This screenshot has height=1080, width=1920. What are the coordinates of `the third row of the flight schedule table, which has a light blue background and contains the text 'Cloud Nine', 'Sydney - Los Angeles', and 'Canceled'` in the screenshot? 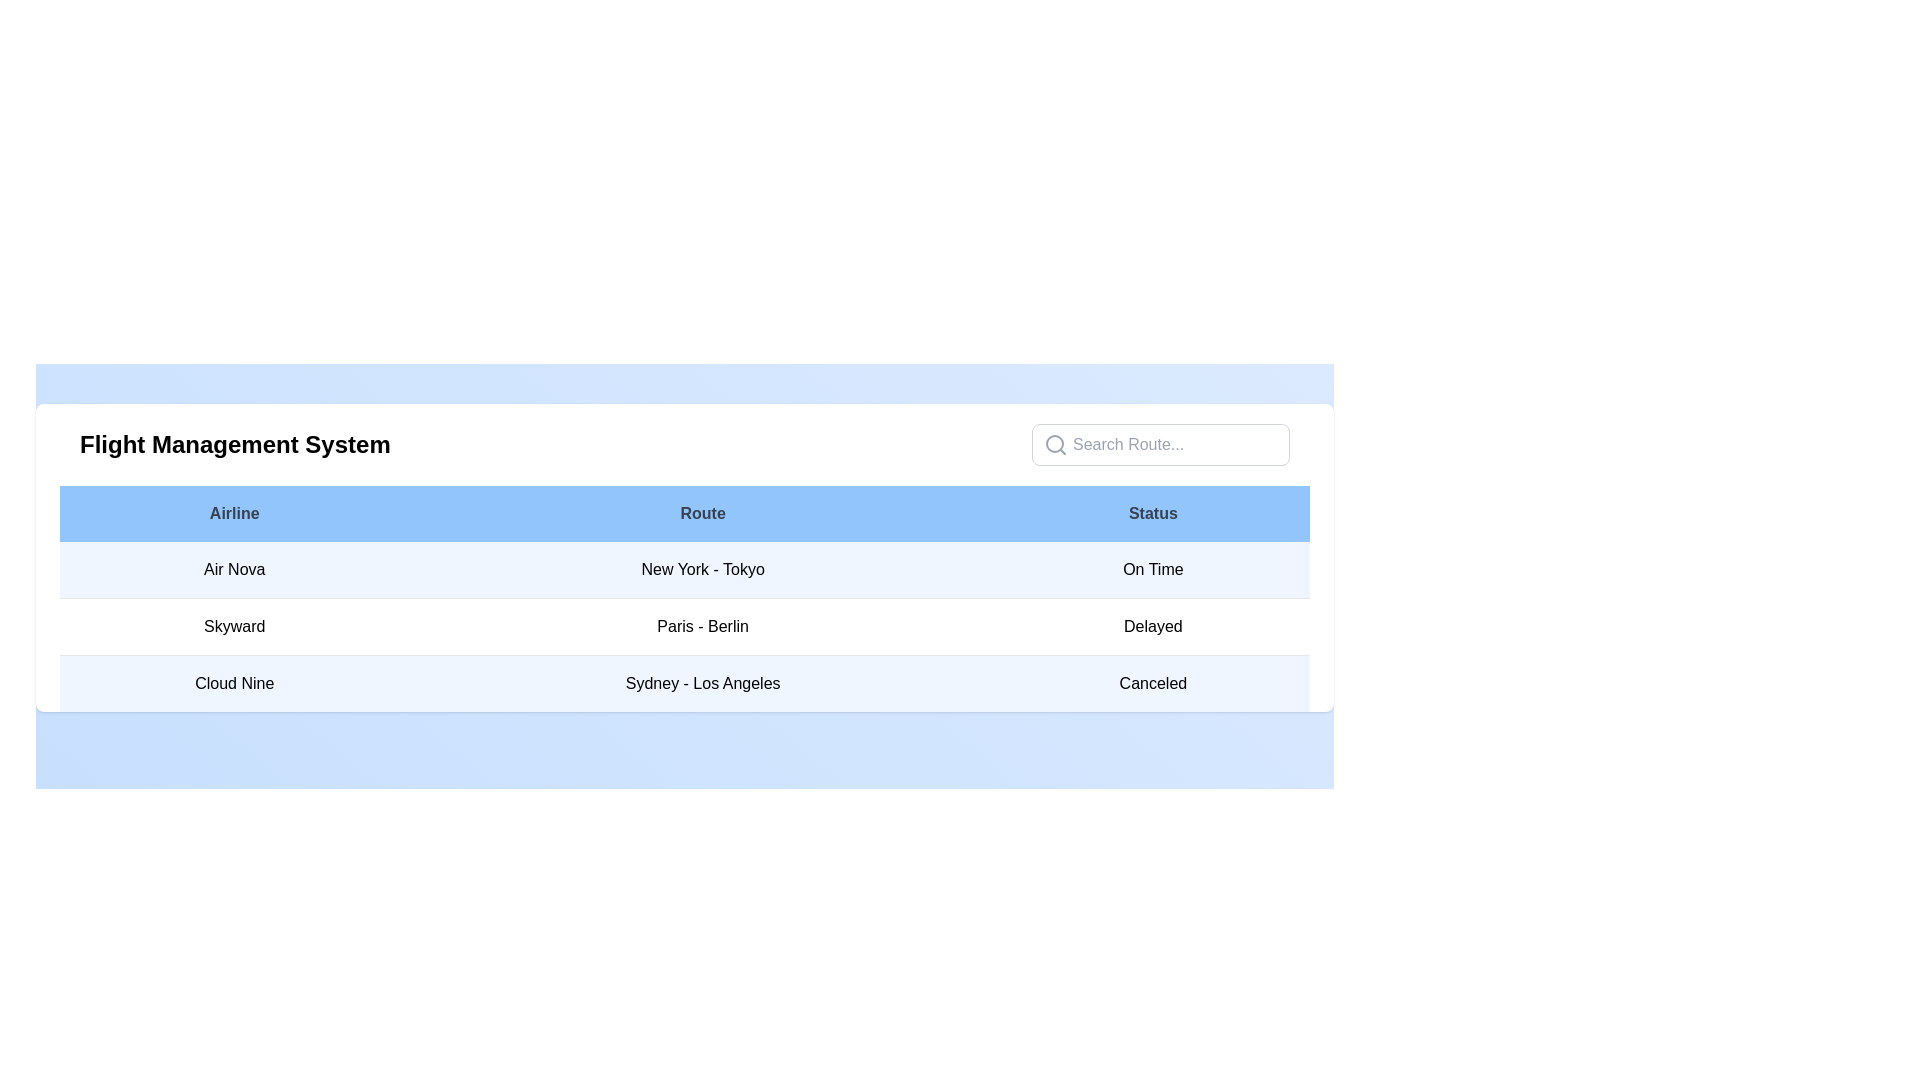 It's located at (685, 681).